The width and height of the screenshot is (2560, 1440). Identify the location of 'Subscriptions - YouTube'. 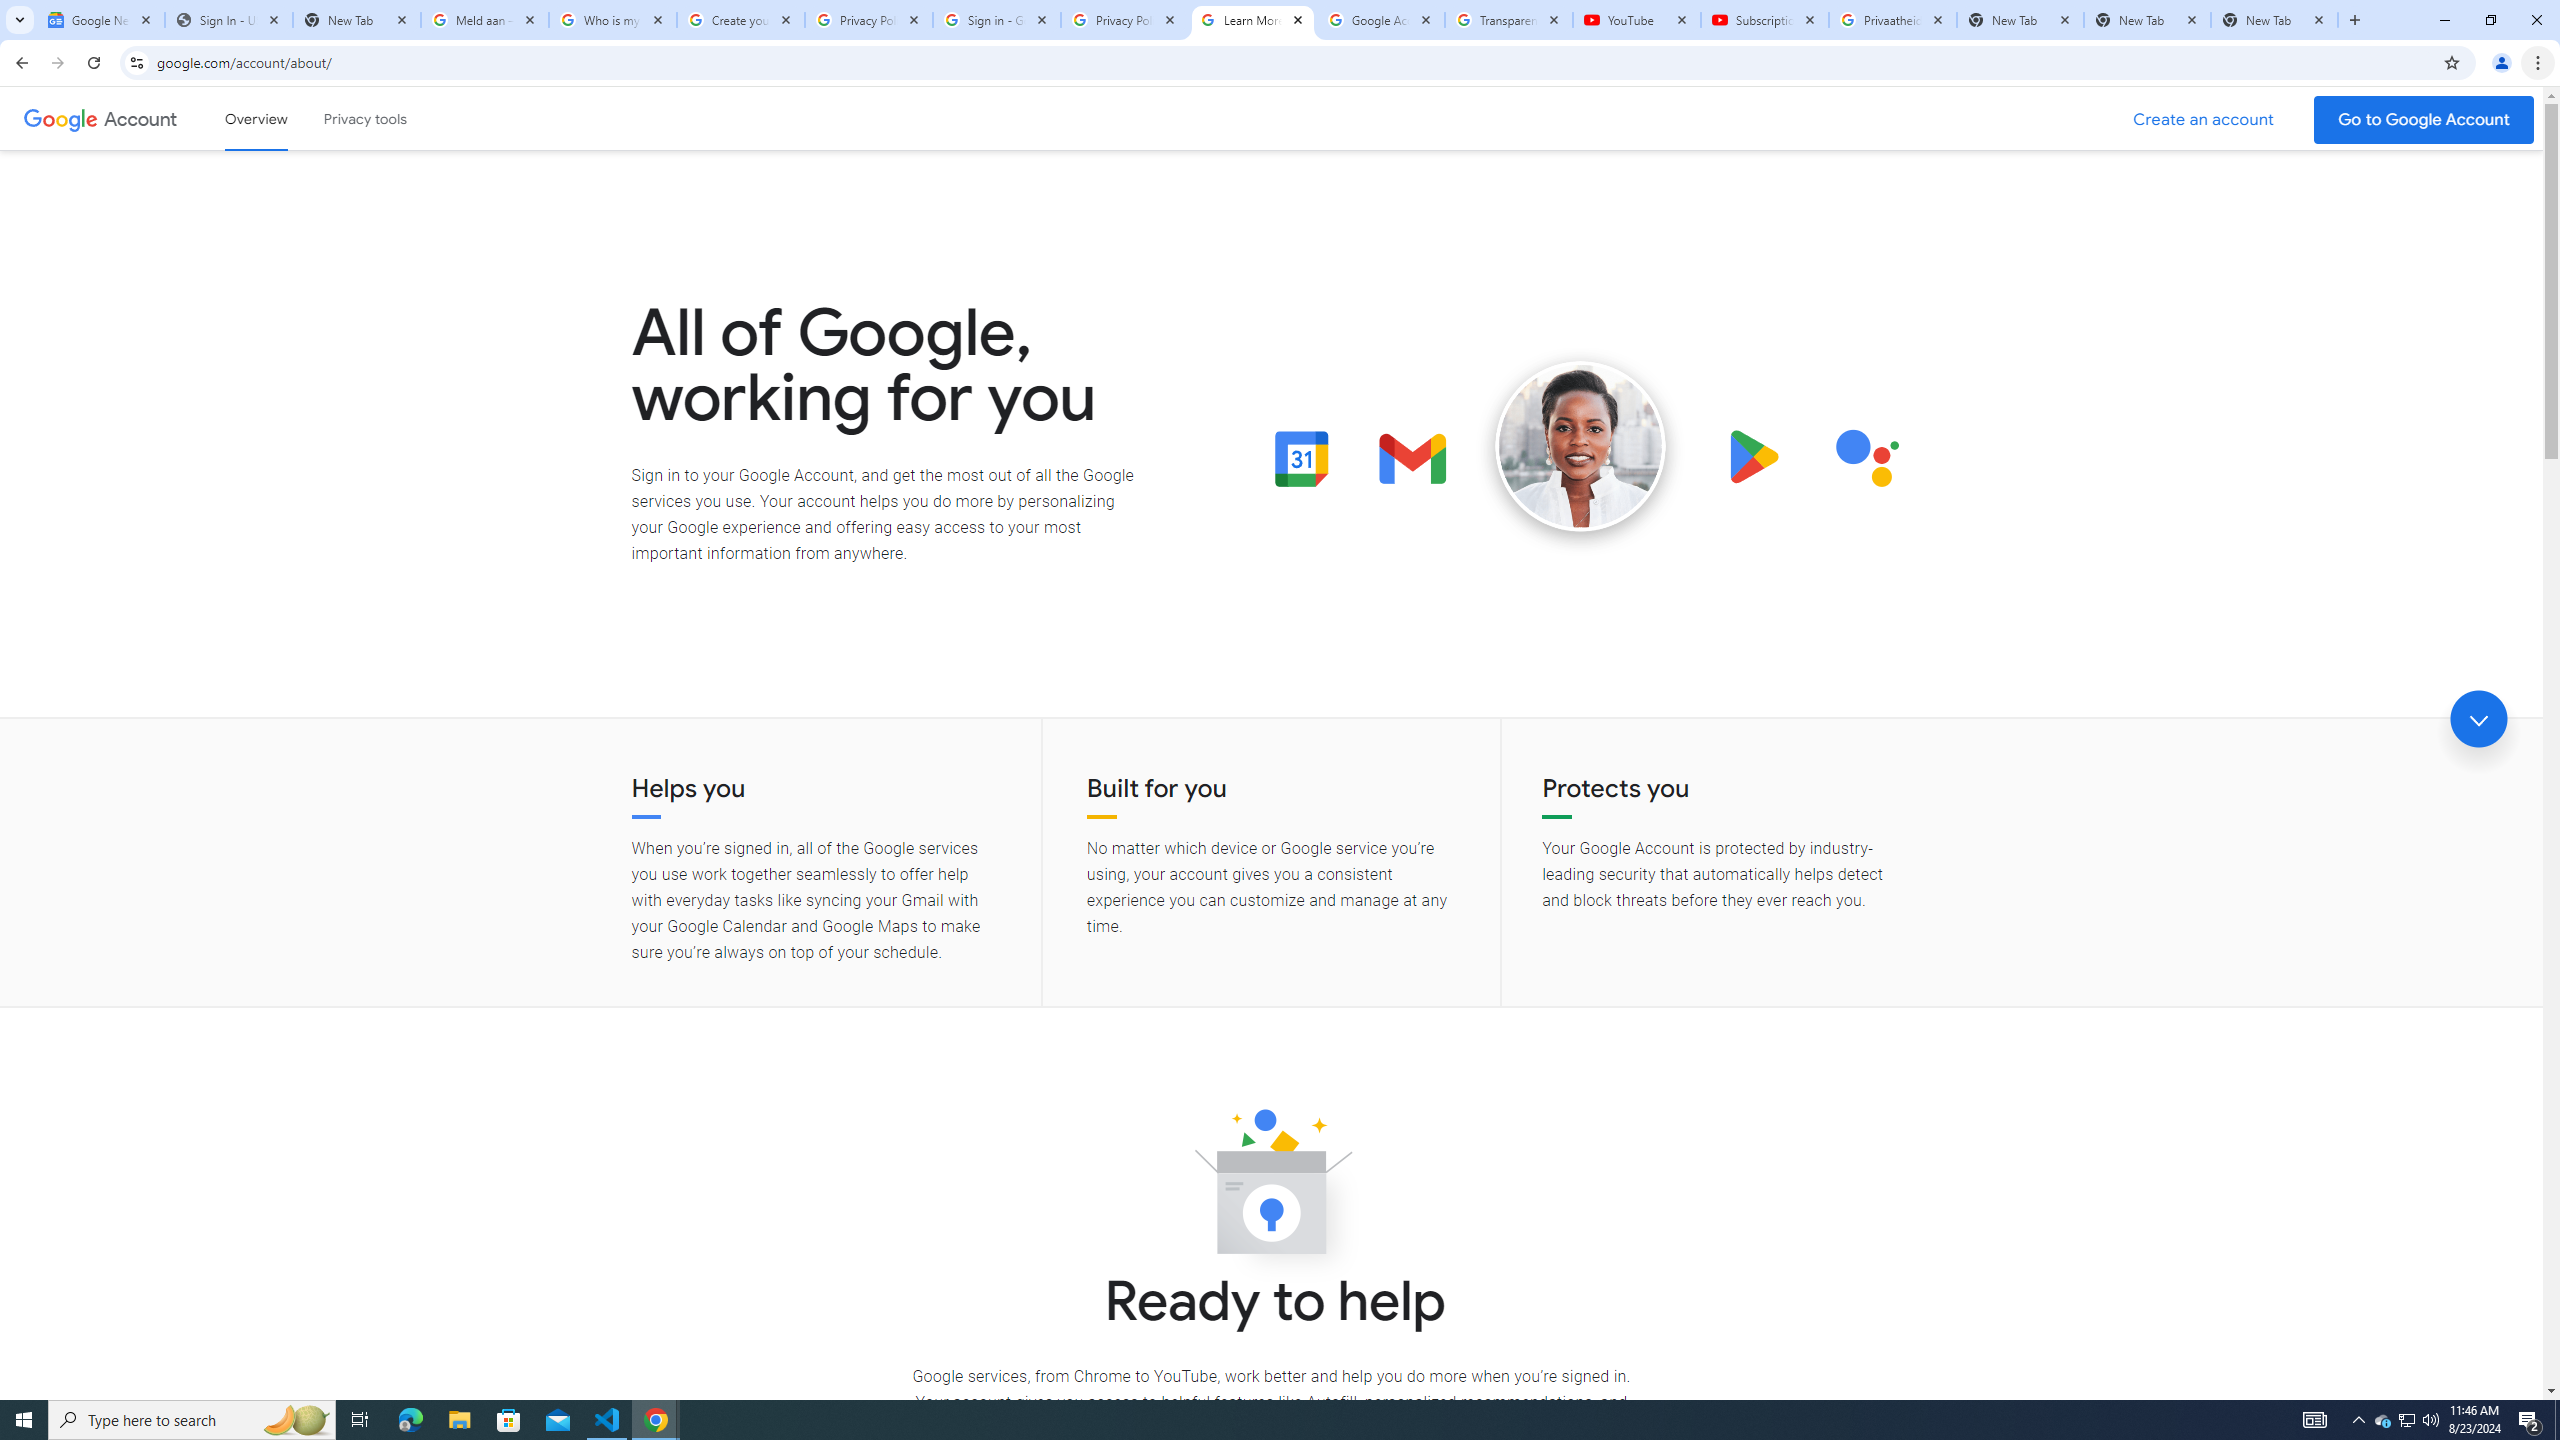
(1765, 19).